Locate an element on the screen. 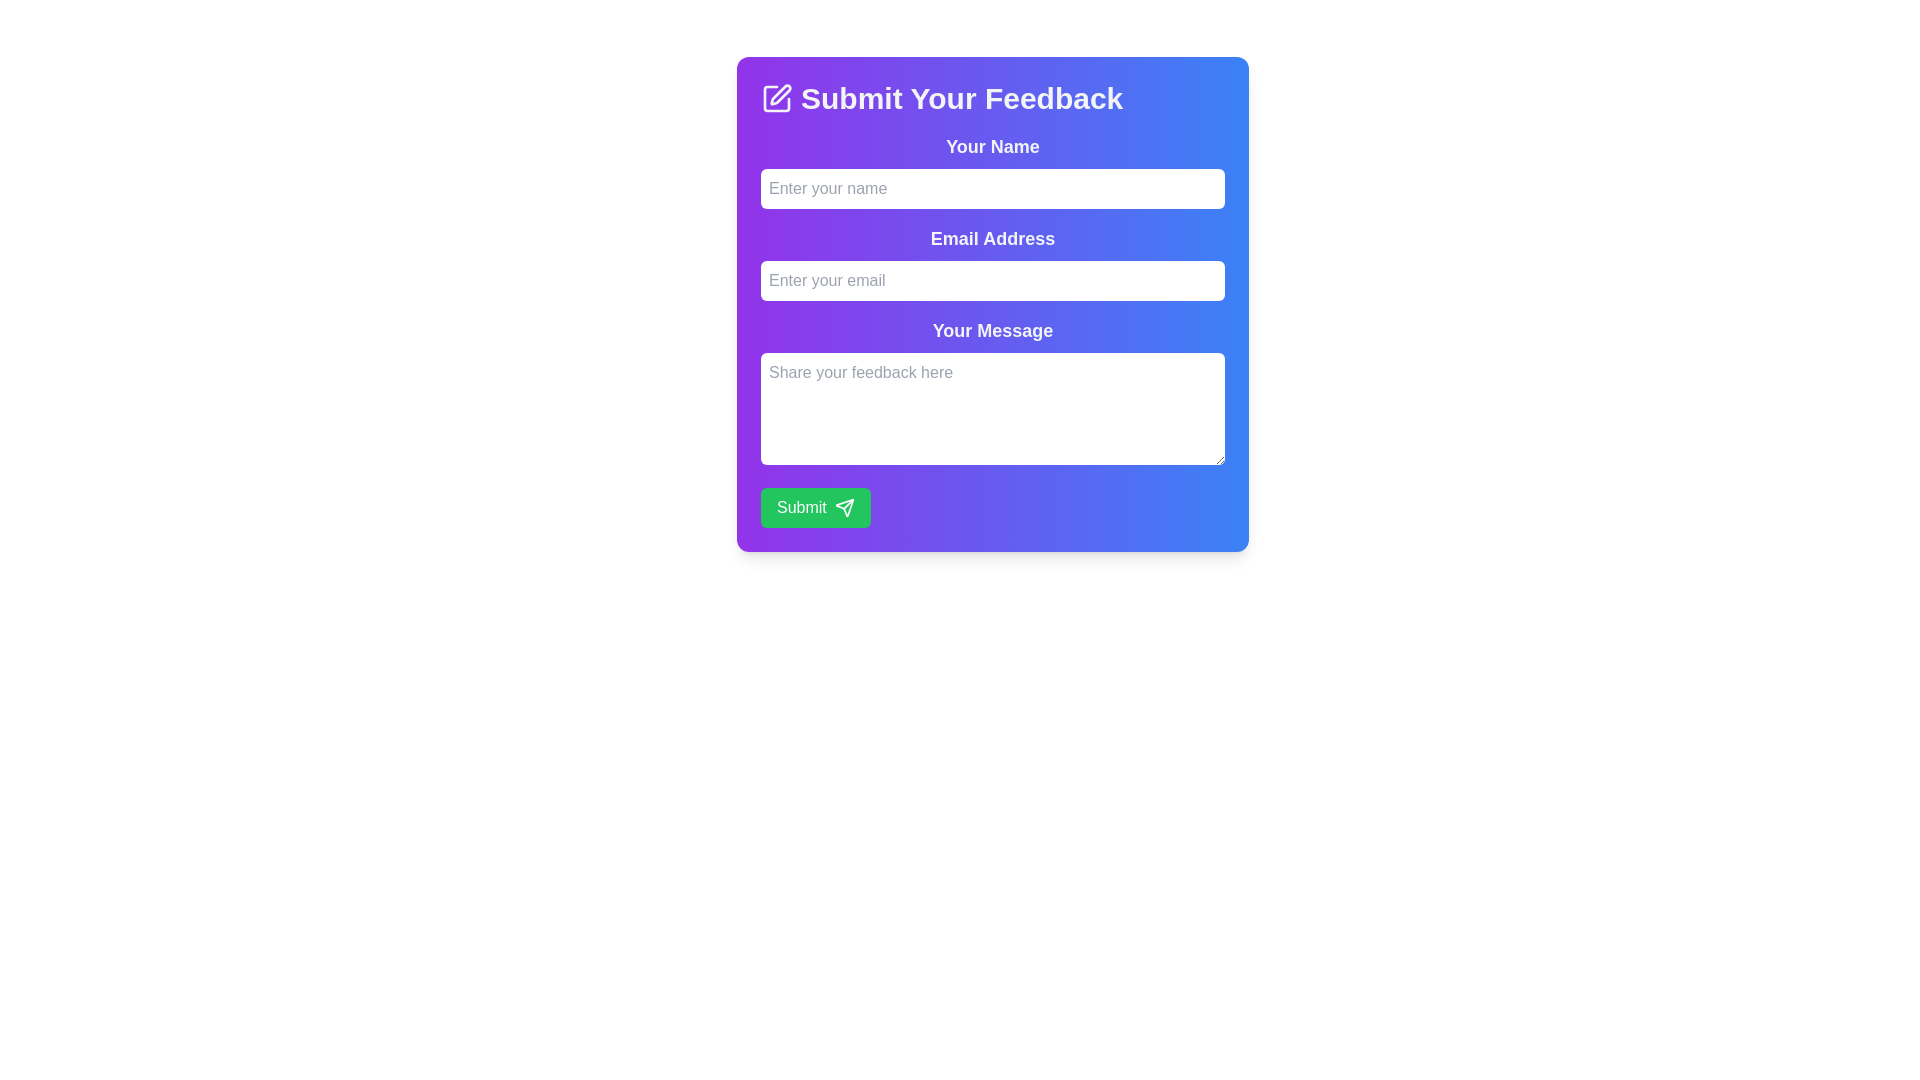  the edit icon represented by a square outline with a pen overlay, styled with a purple background, located in the top-left corner of the feedback submission form to observe its tooltip or context is located at coordinates (776, 99).